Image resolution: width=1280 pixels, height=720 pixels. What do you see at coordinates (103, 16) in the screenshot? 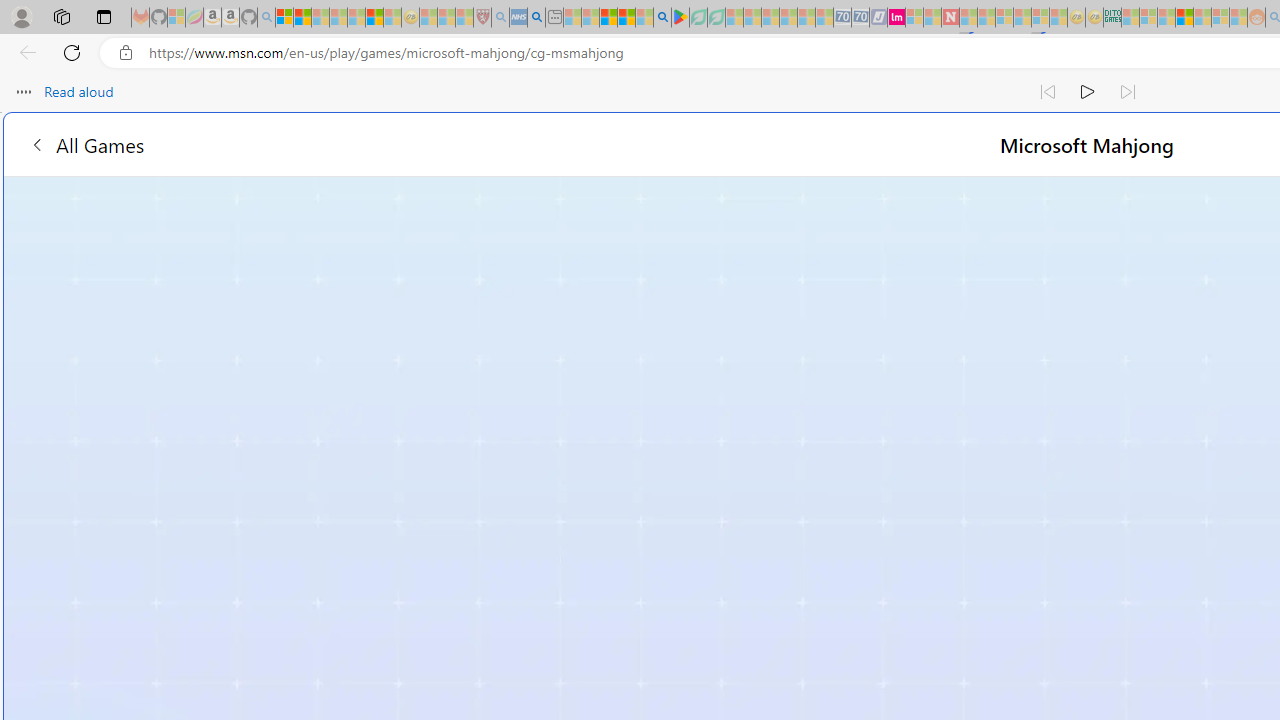
I see `'Tab actions menu'` at bounding box center [103, 16].